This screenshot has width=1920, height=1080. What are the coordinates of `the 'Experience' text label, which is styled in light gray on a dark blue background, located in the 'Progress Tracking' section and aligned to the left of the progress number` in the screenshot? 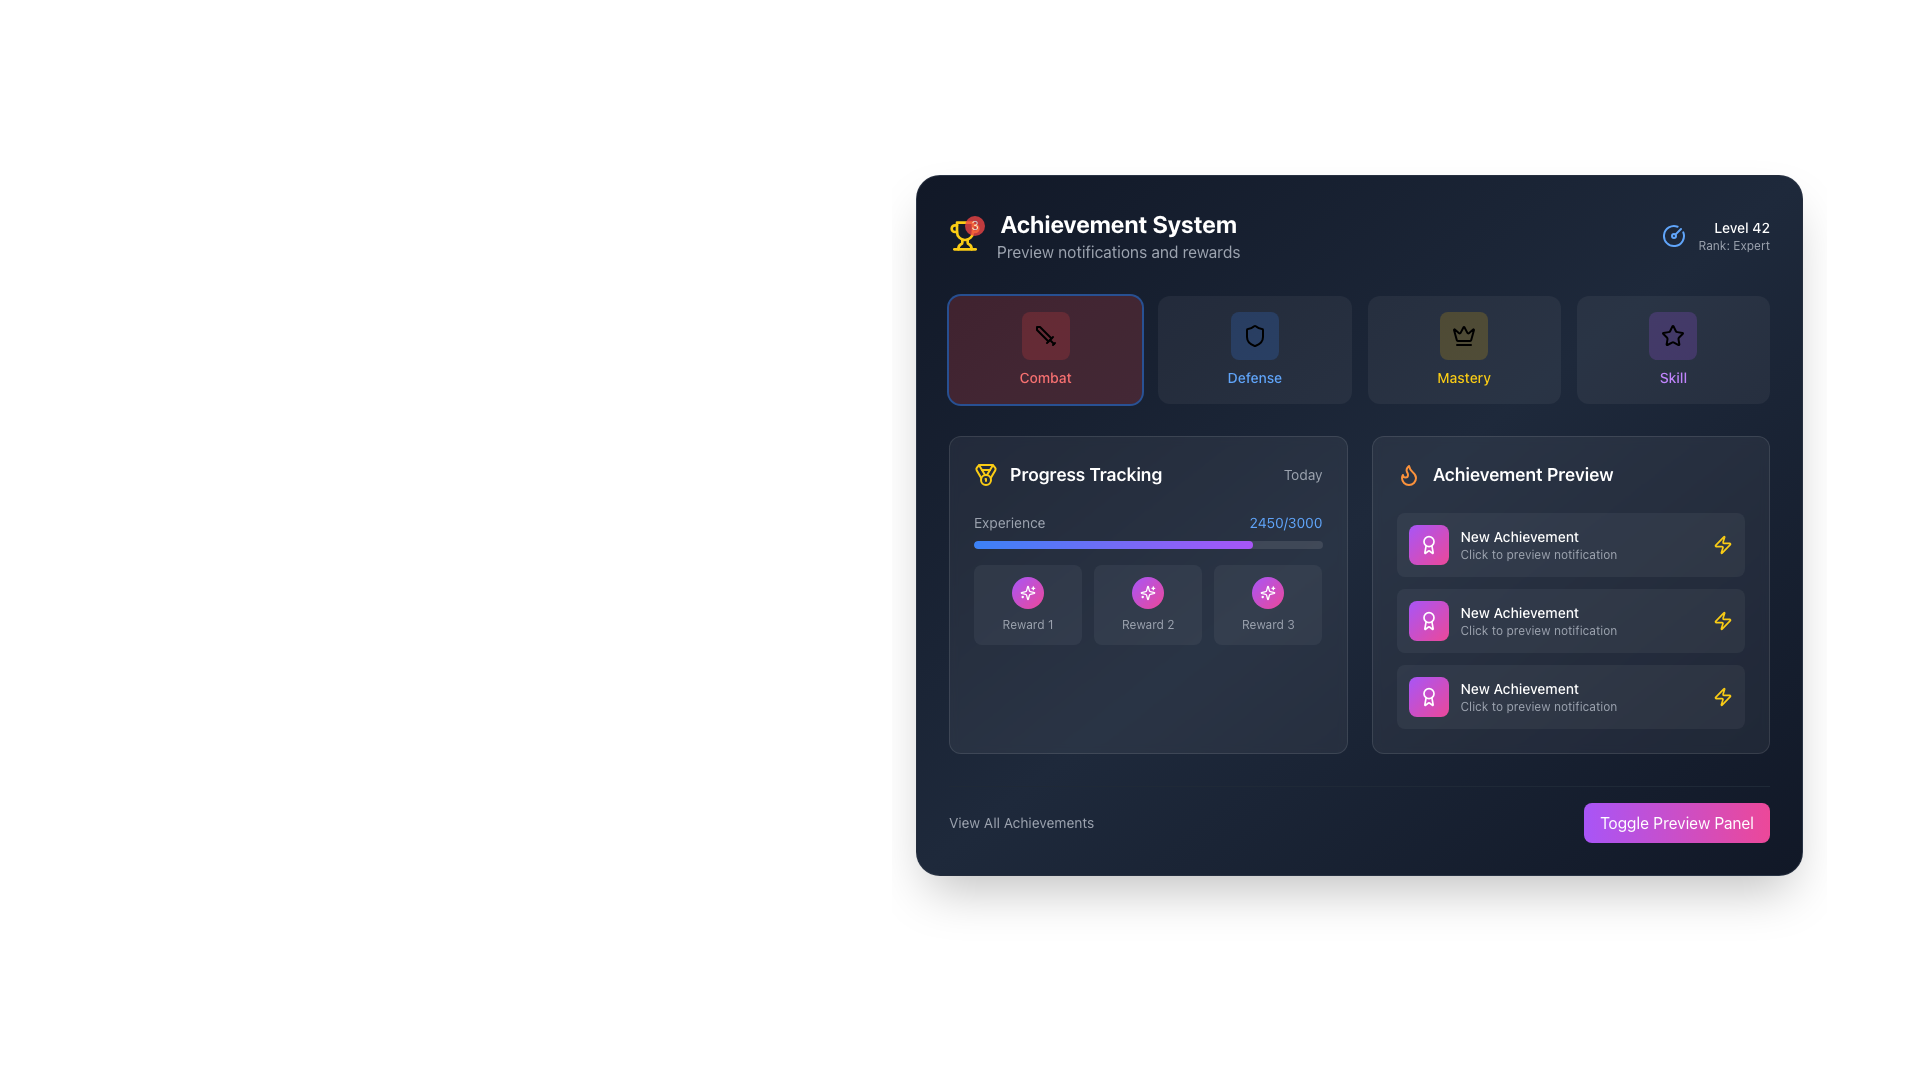 It's located at (1009, 522).